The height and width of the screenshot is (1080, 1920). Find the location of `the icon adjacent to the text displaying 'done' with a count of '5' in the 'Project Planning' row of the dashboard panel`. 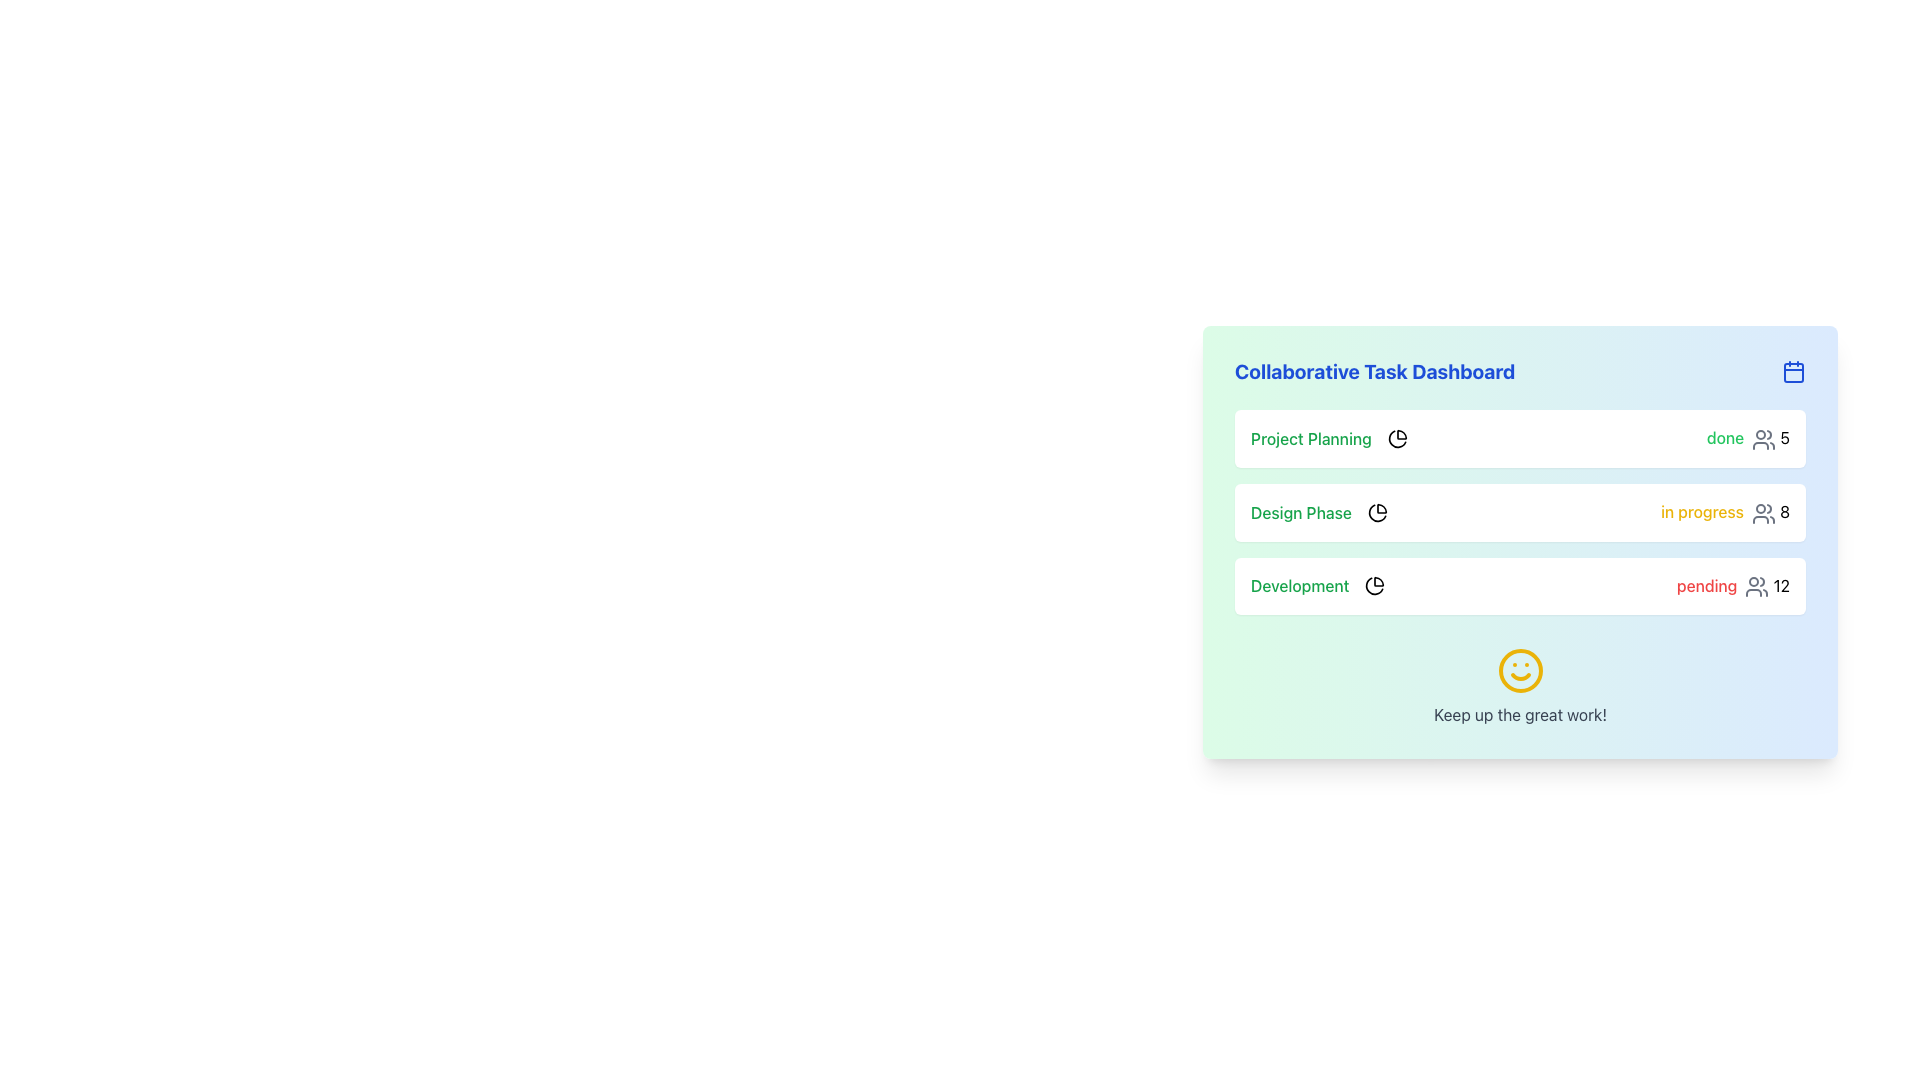

the icon adjacent to the text displaying 'done' with a count of '5' in the 'Project Planning' row of the dashboard panel is located at coordinates (1747, 437).